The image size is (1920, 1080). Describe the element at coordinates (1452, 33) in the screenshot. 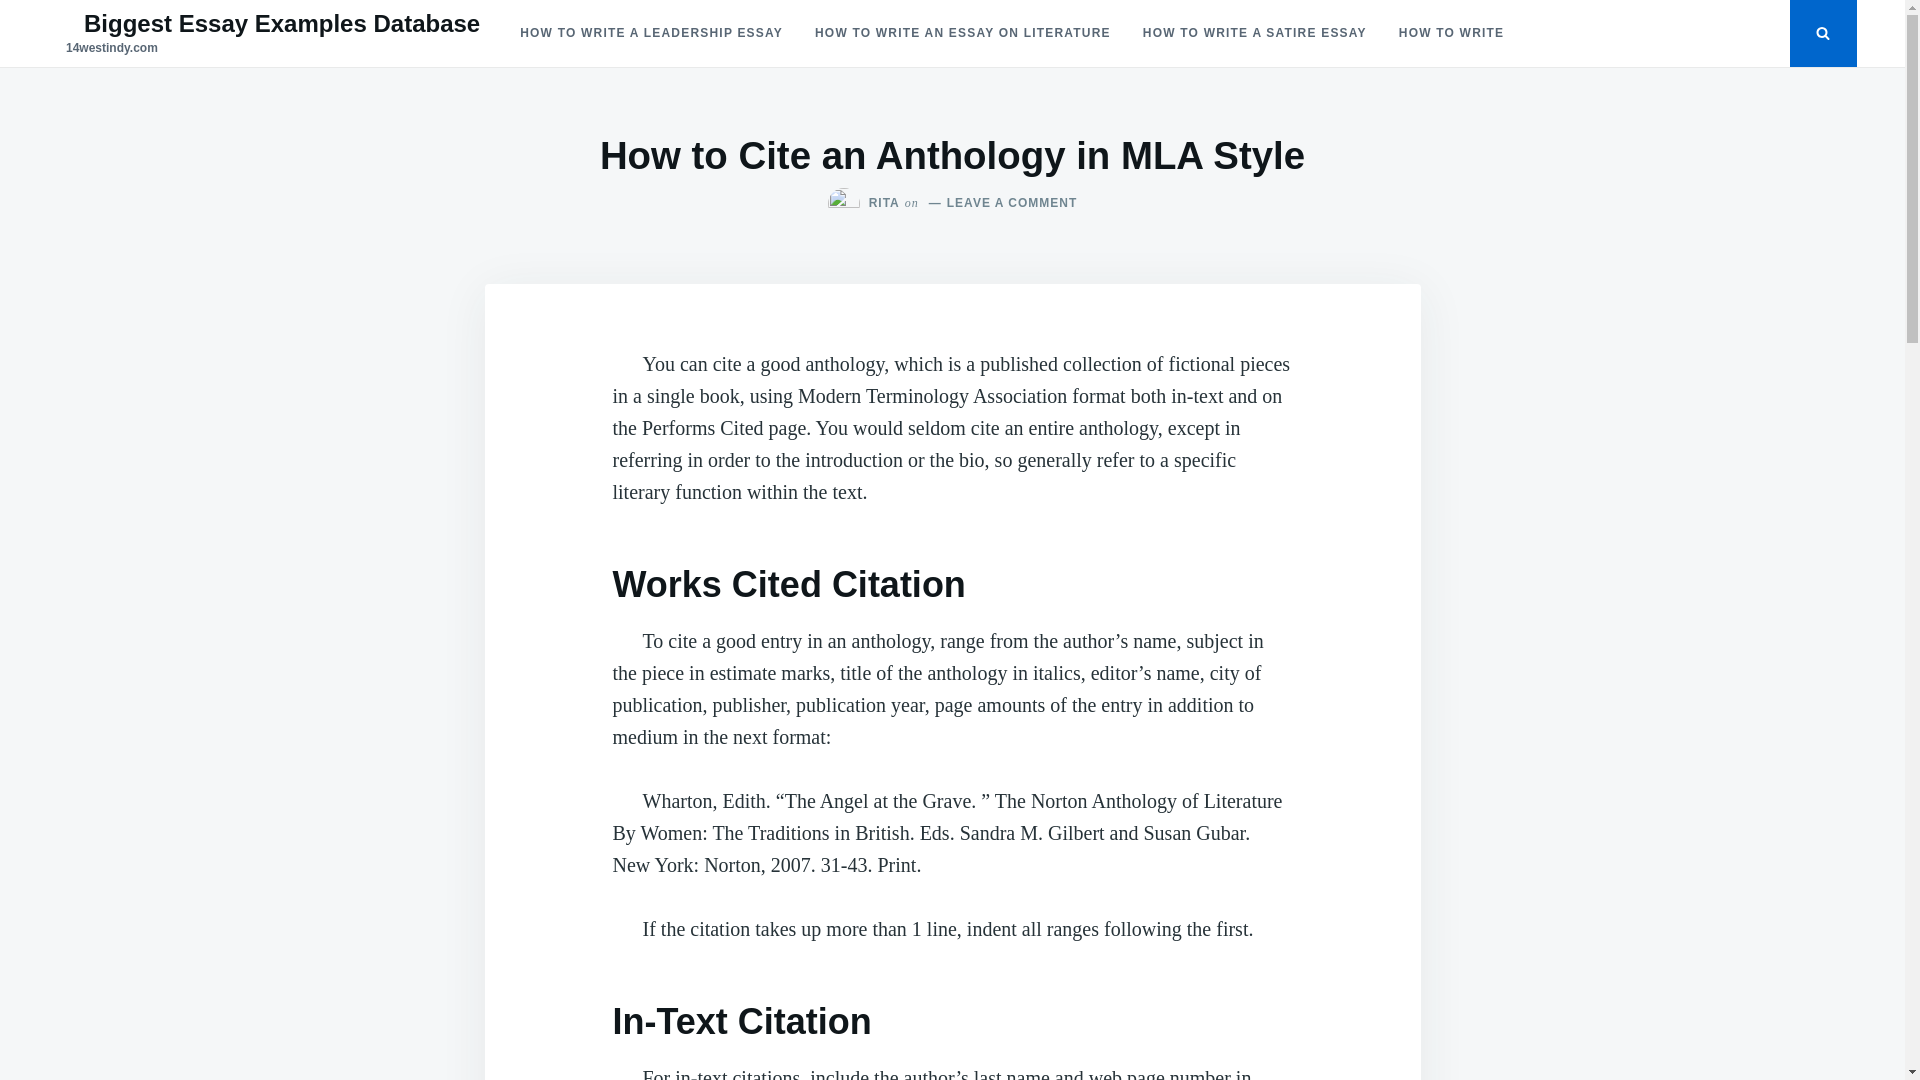

I see `'HOW TO WRITE'` at that location.